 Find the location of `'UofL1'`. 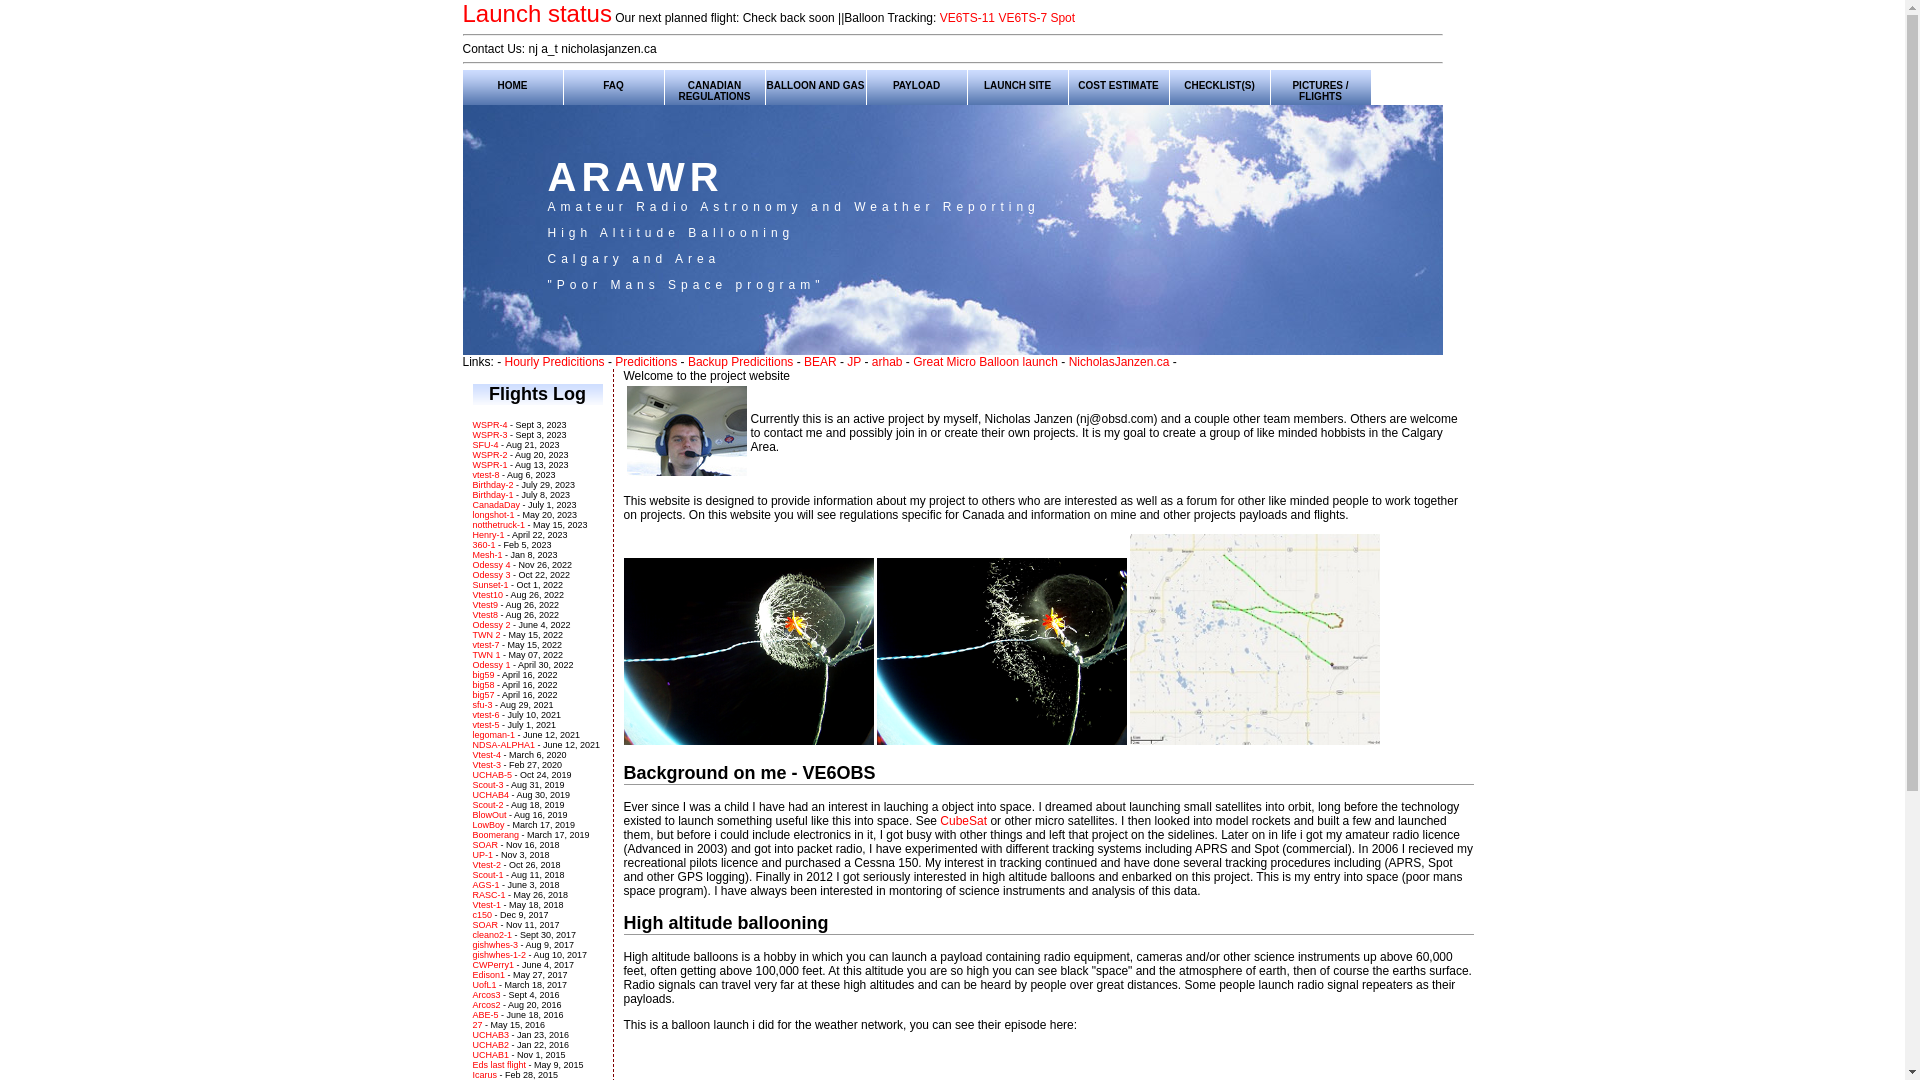

'UofL1' is located at coordinates (470, 983).